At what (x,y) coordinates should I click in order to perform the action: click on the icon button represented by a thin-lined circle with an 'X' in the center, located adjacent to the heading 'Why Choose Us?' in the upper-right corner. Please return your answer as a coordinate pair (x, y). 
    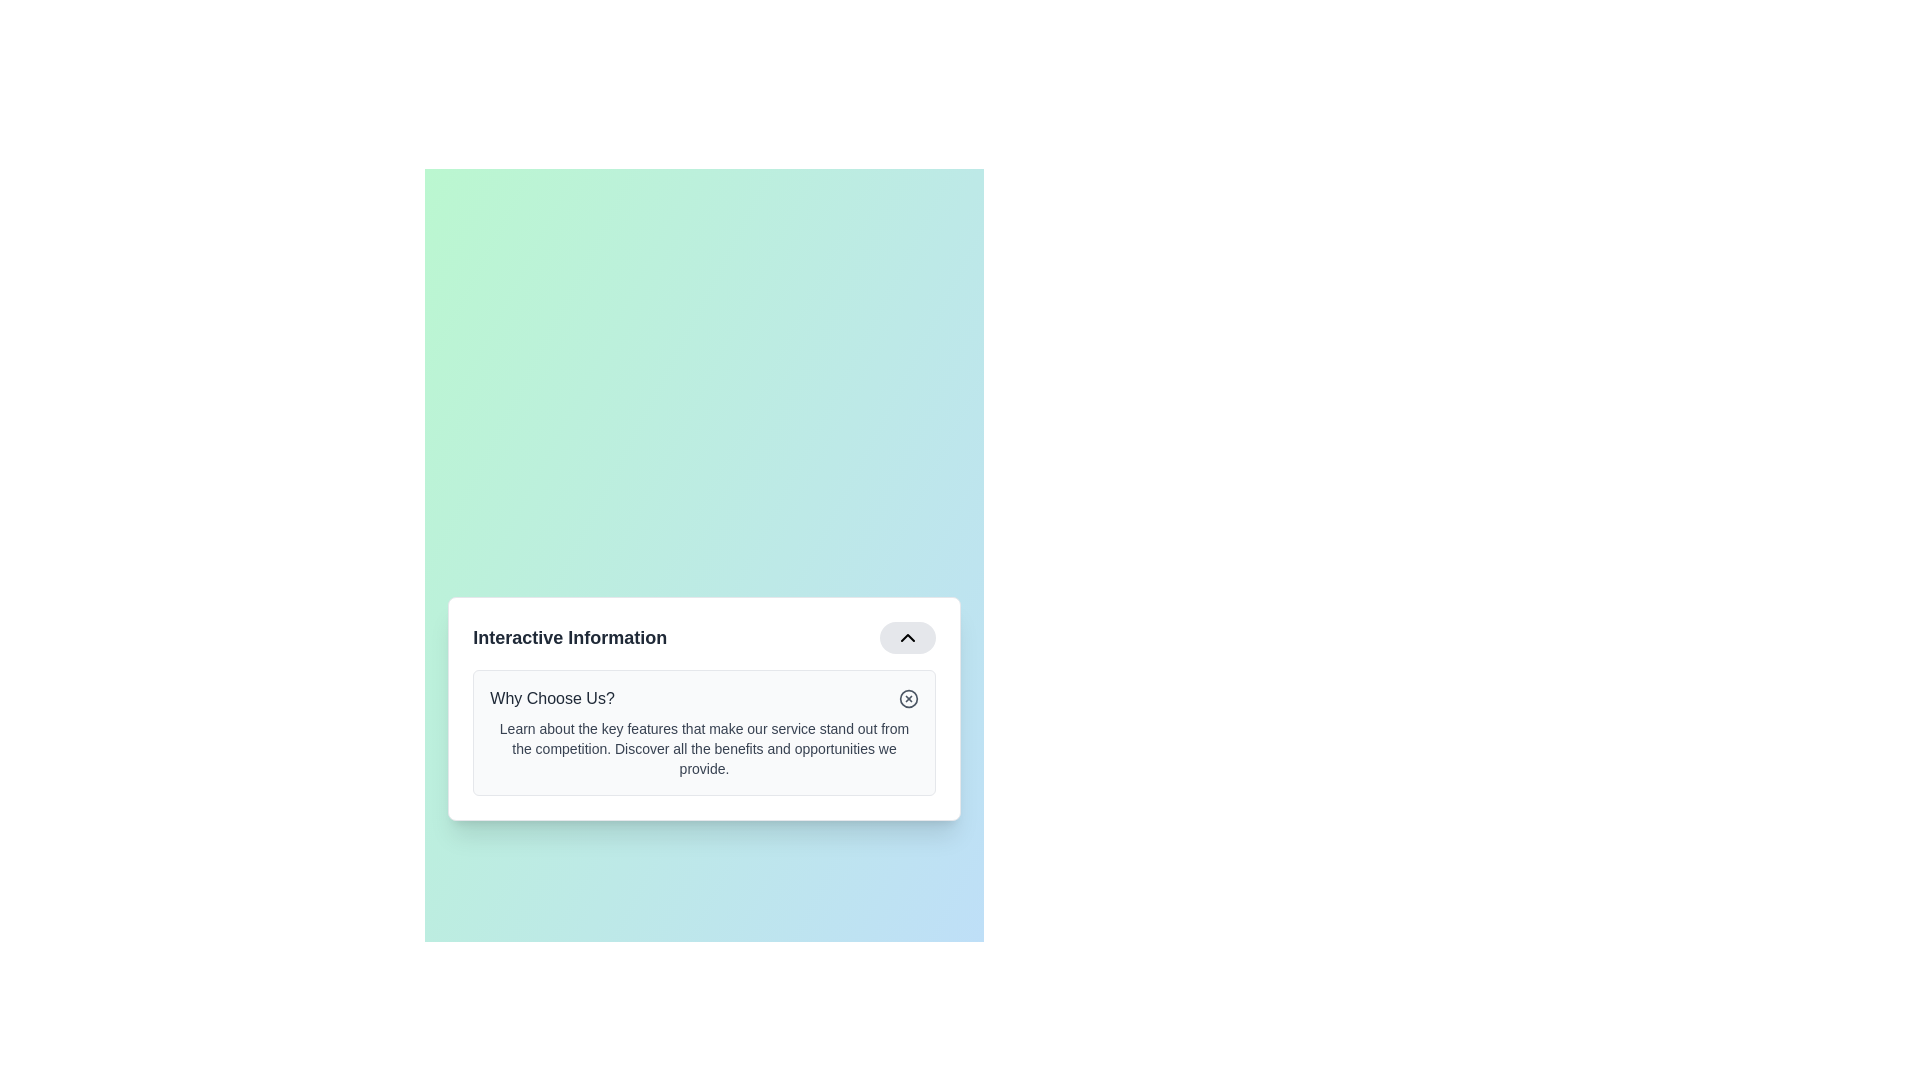
    Looking at the image, I should click on (907, 697).